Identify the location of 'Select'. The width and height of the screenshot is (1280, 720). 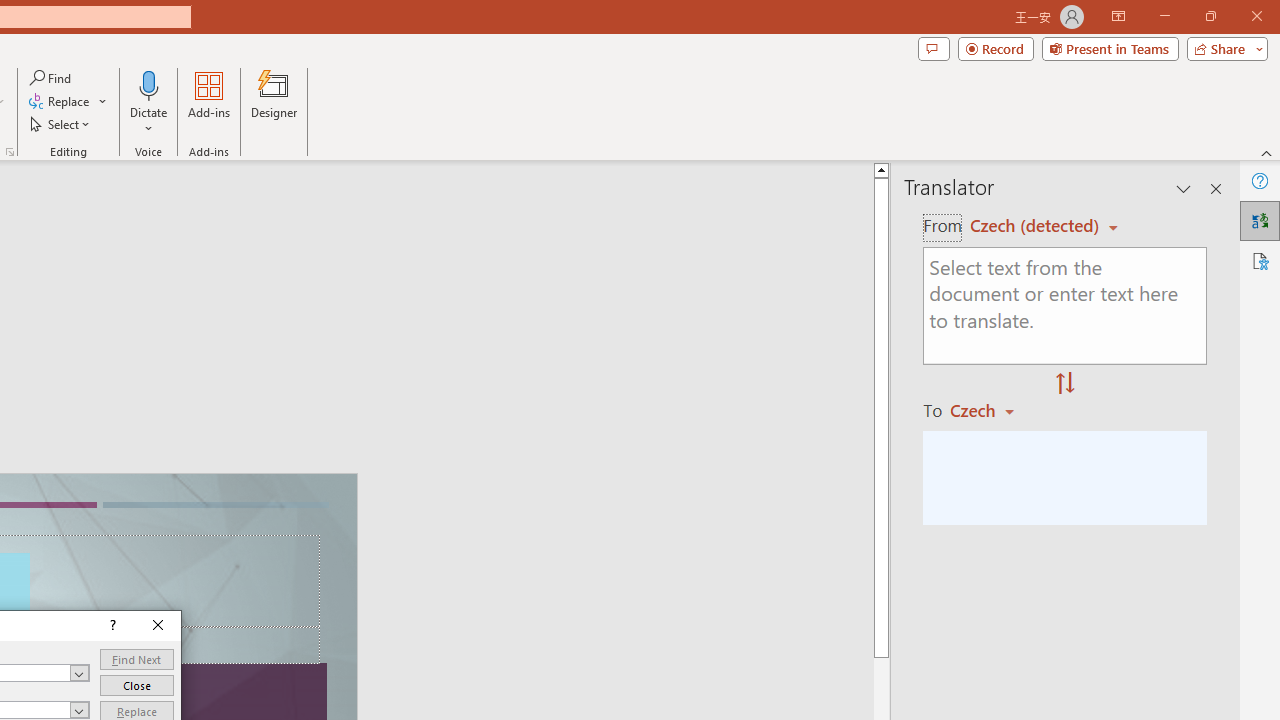
(61, 124).